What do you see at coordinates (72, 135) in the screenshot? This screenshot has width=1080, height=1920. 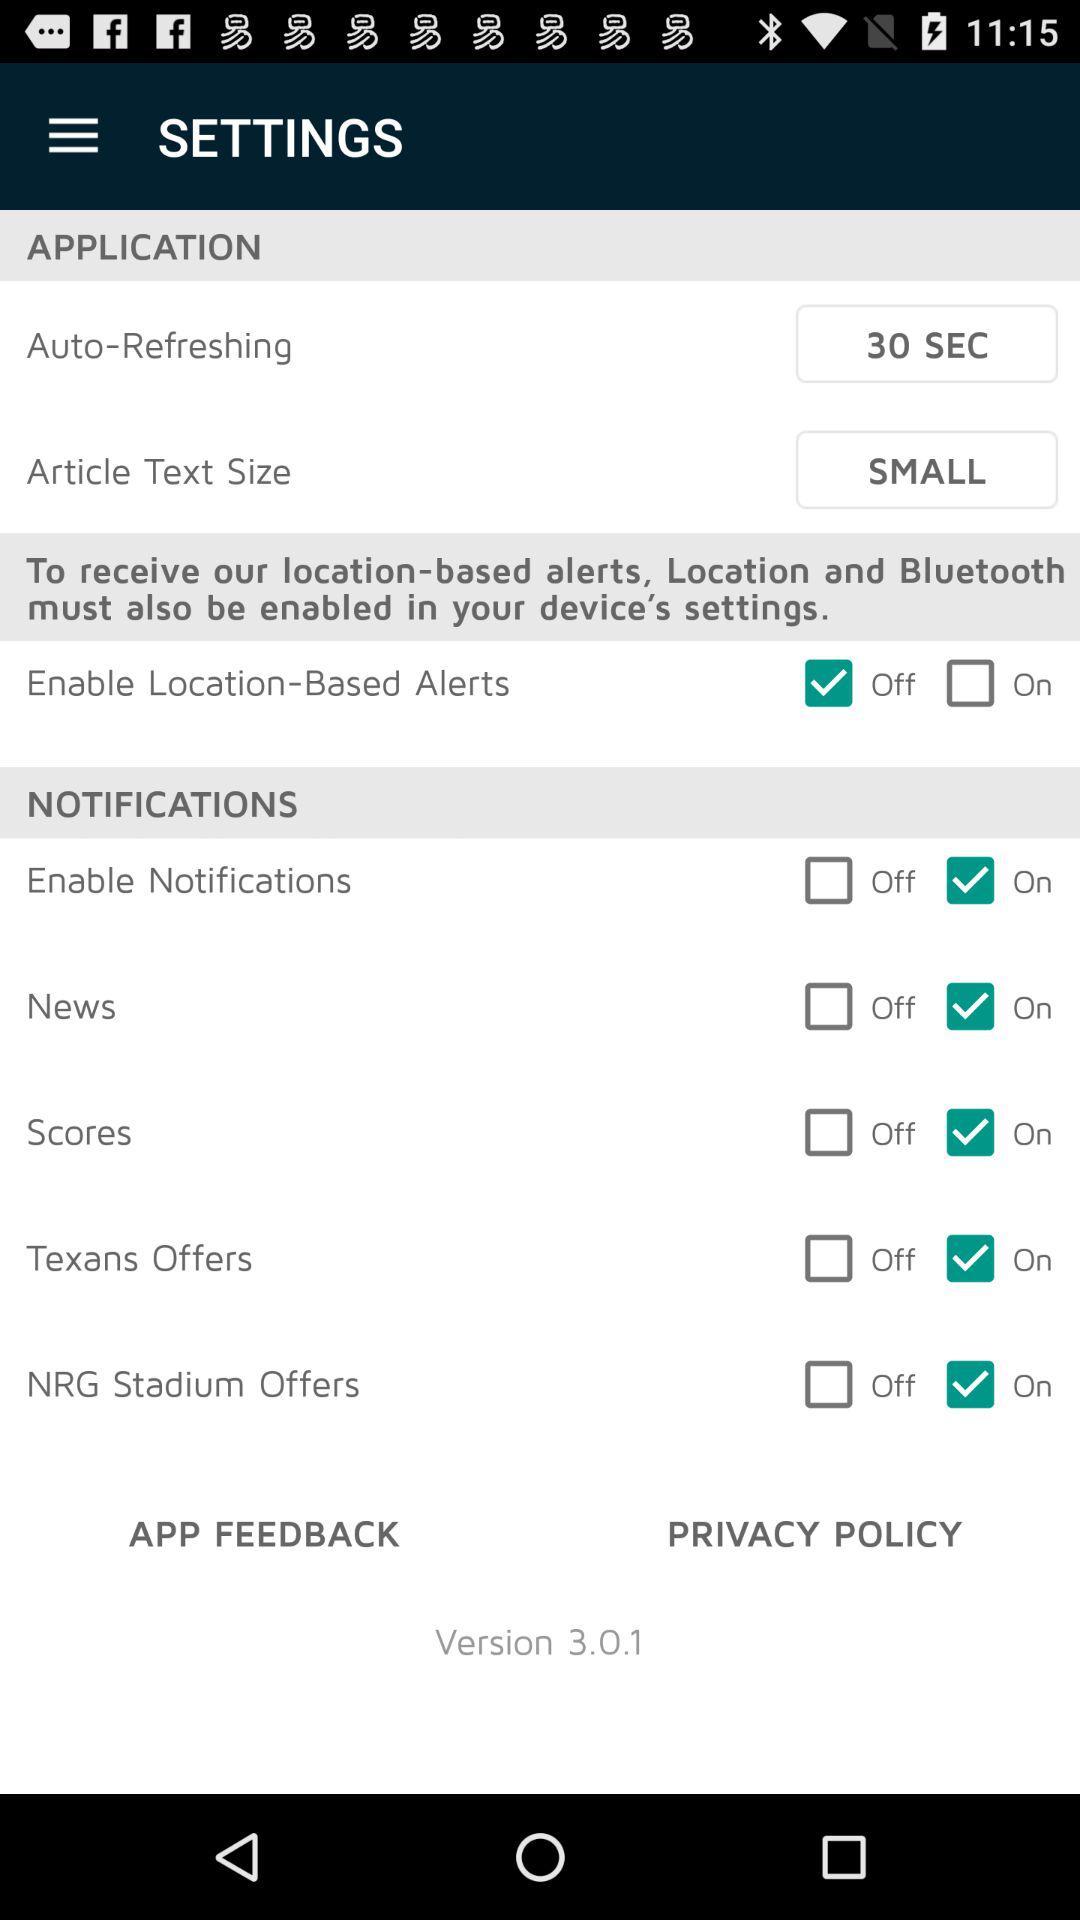 I see `item next to the settings` at bounding box center [72, 135].